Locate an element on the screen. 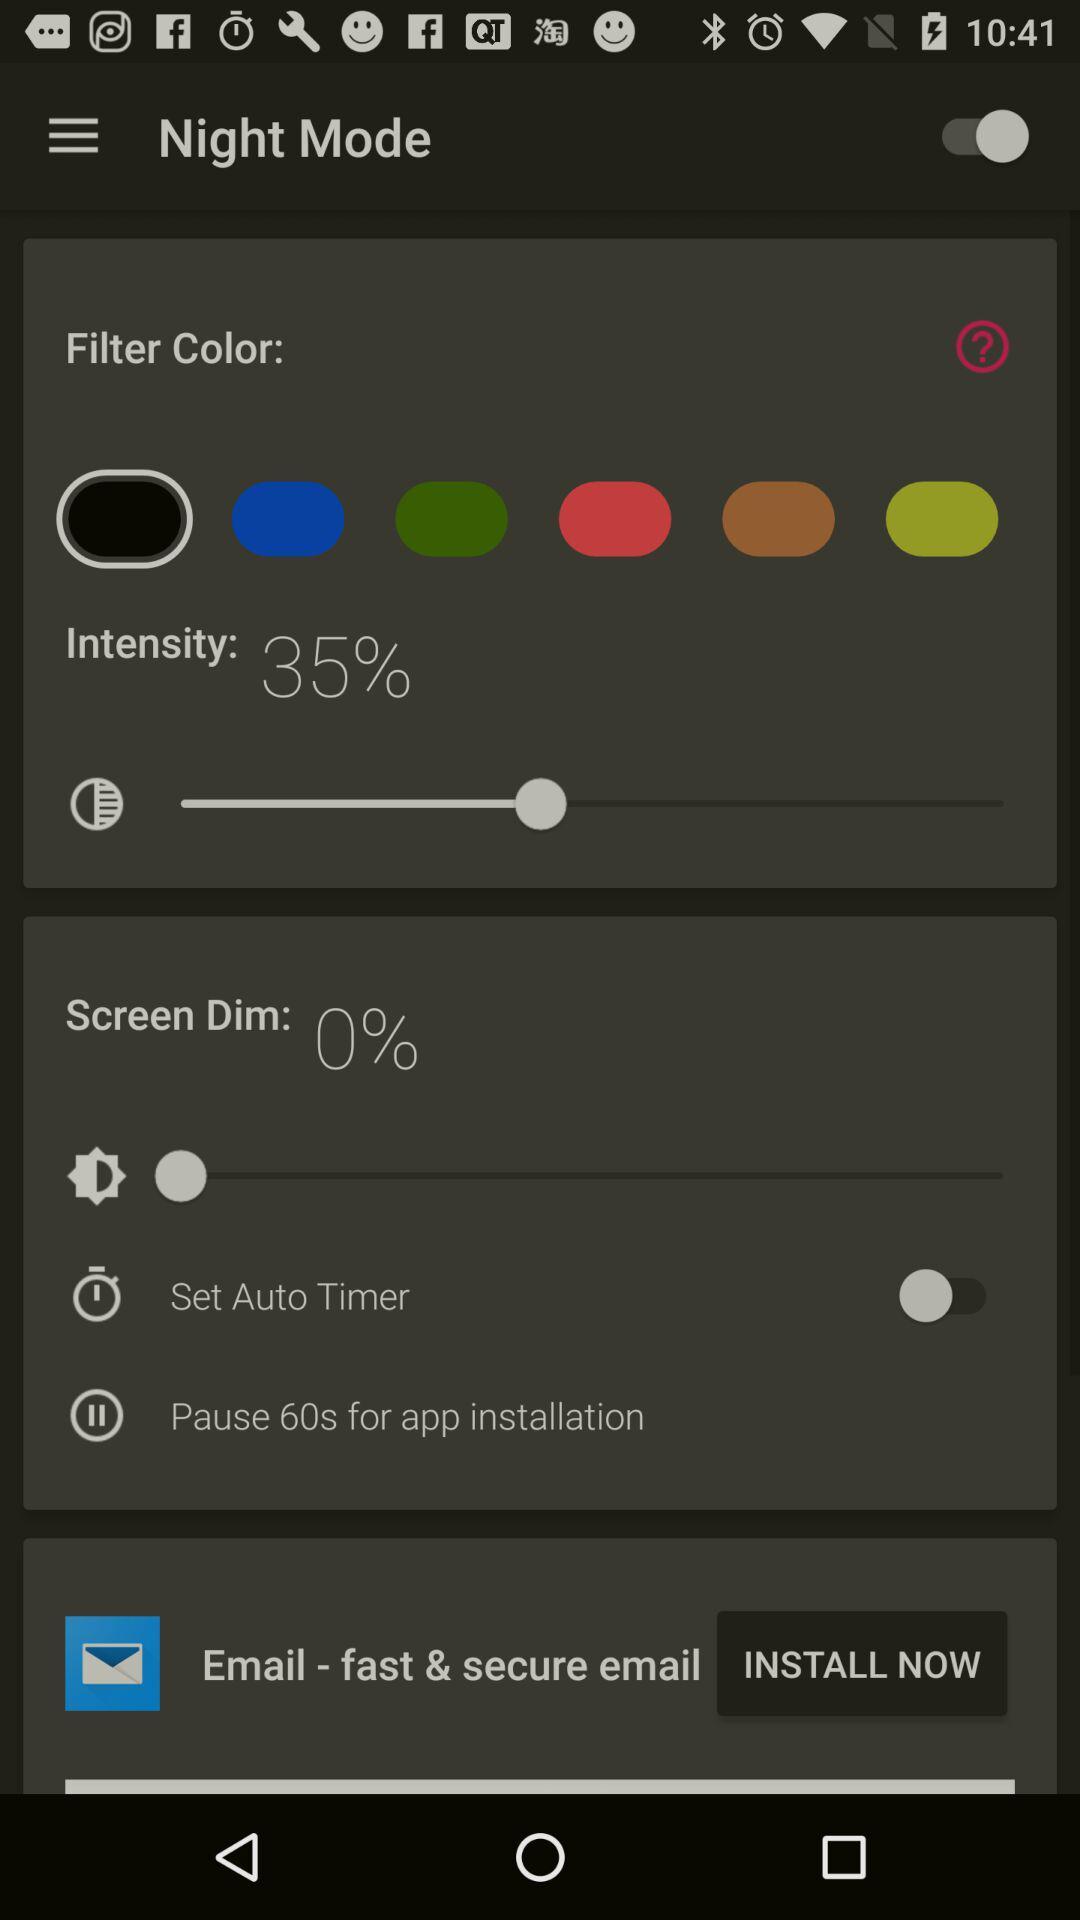  information is located at coordinates (981, 346).